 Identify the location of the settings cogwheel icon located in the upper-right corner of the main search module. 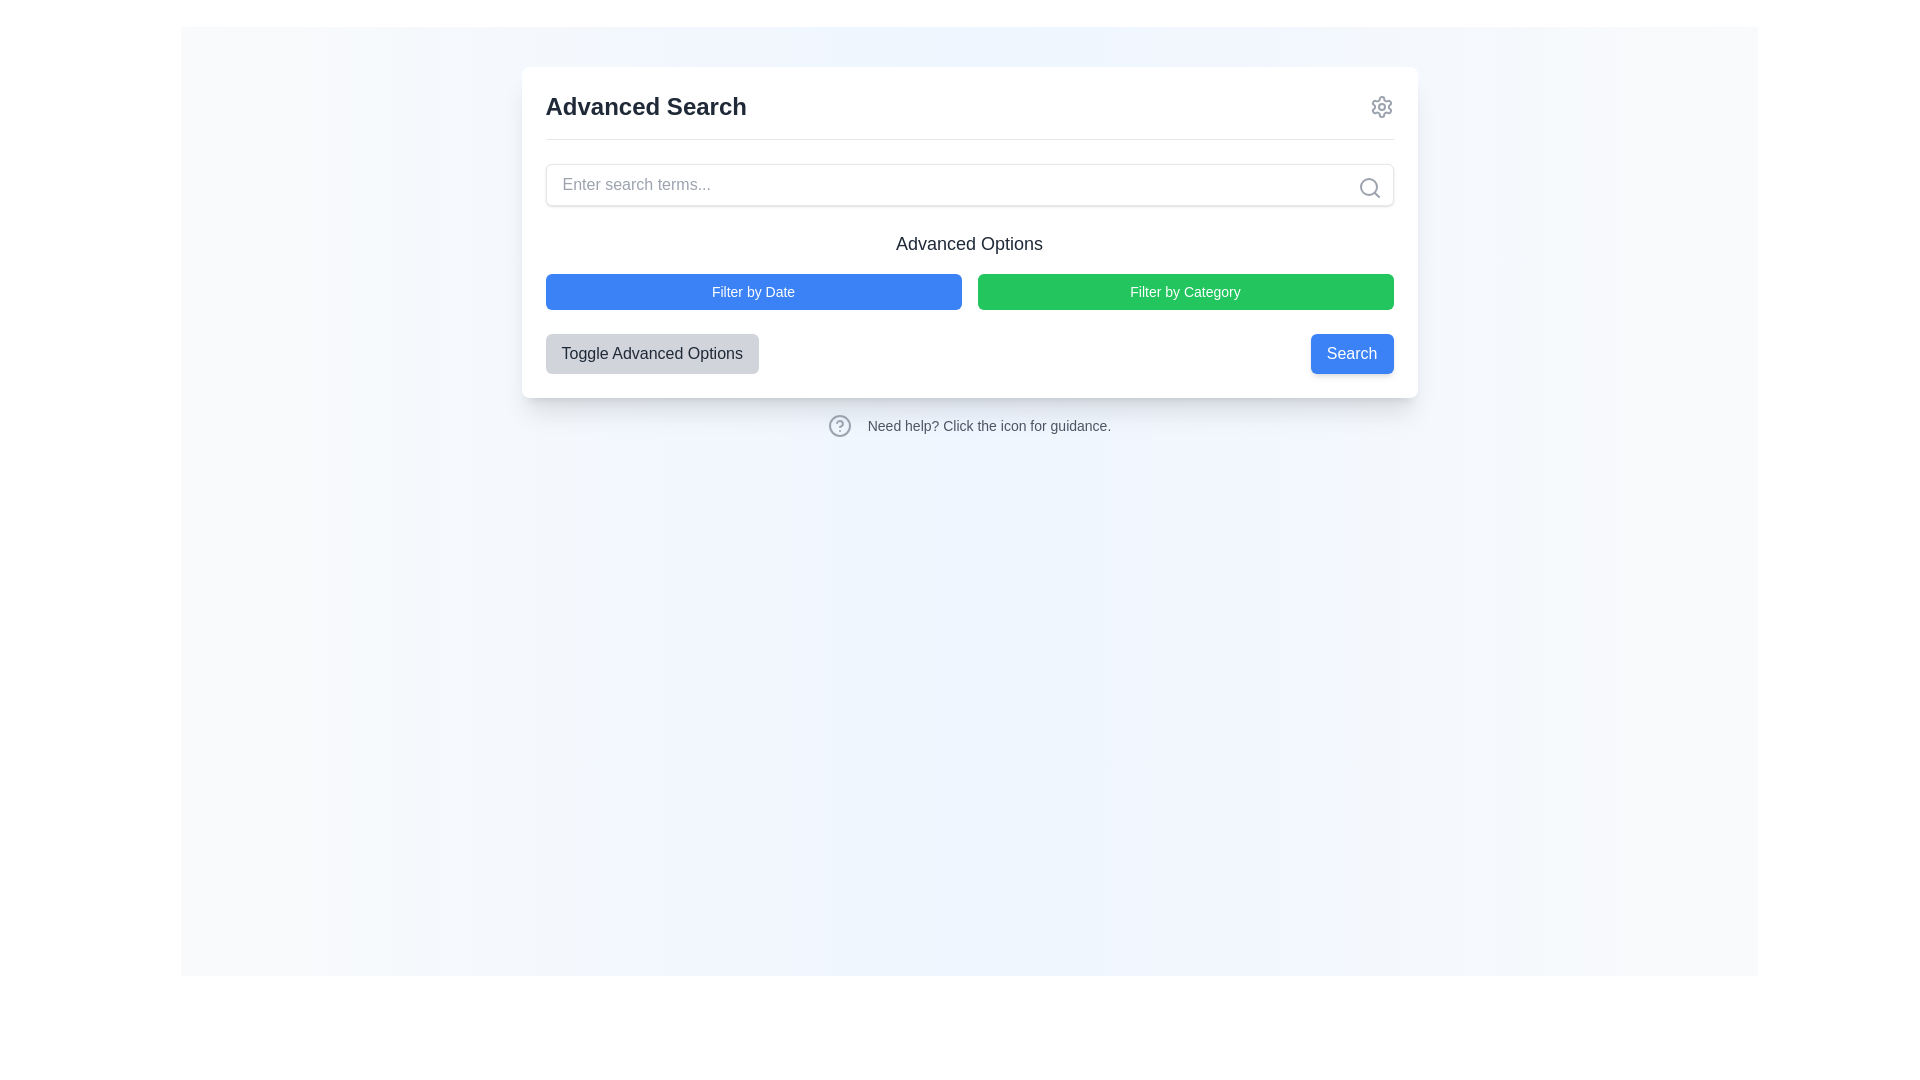
(1380, 107).